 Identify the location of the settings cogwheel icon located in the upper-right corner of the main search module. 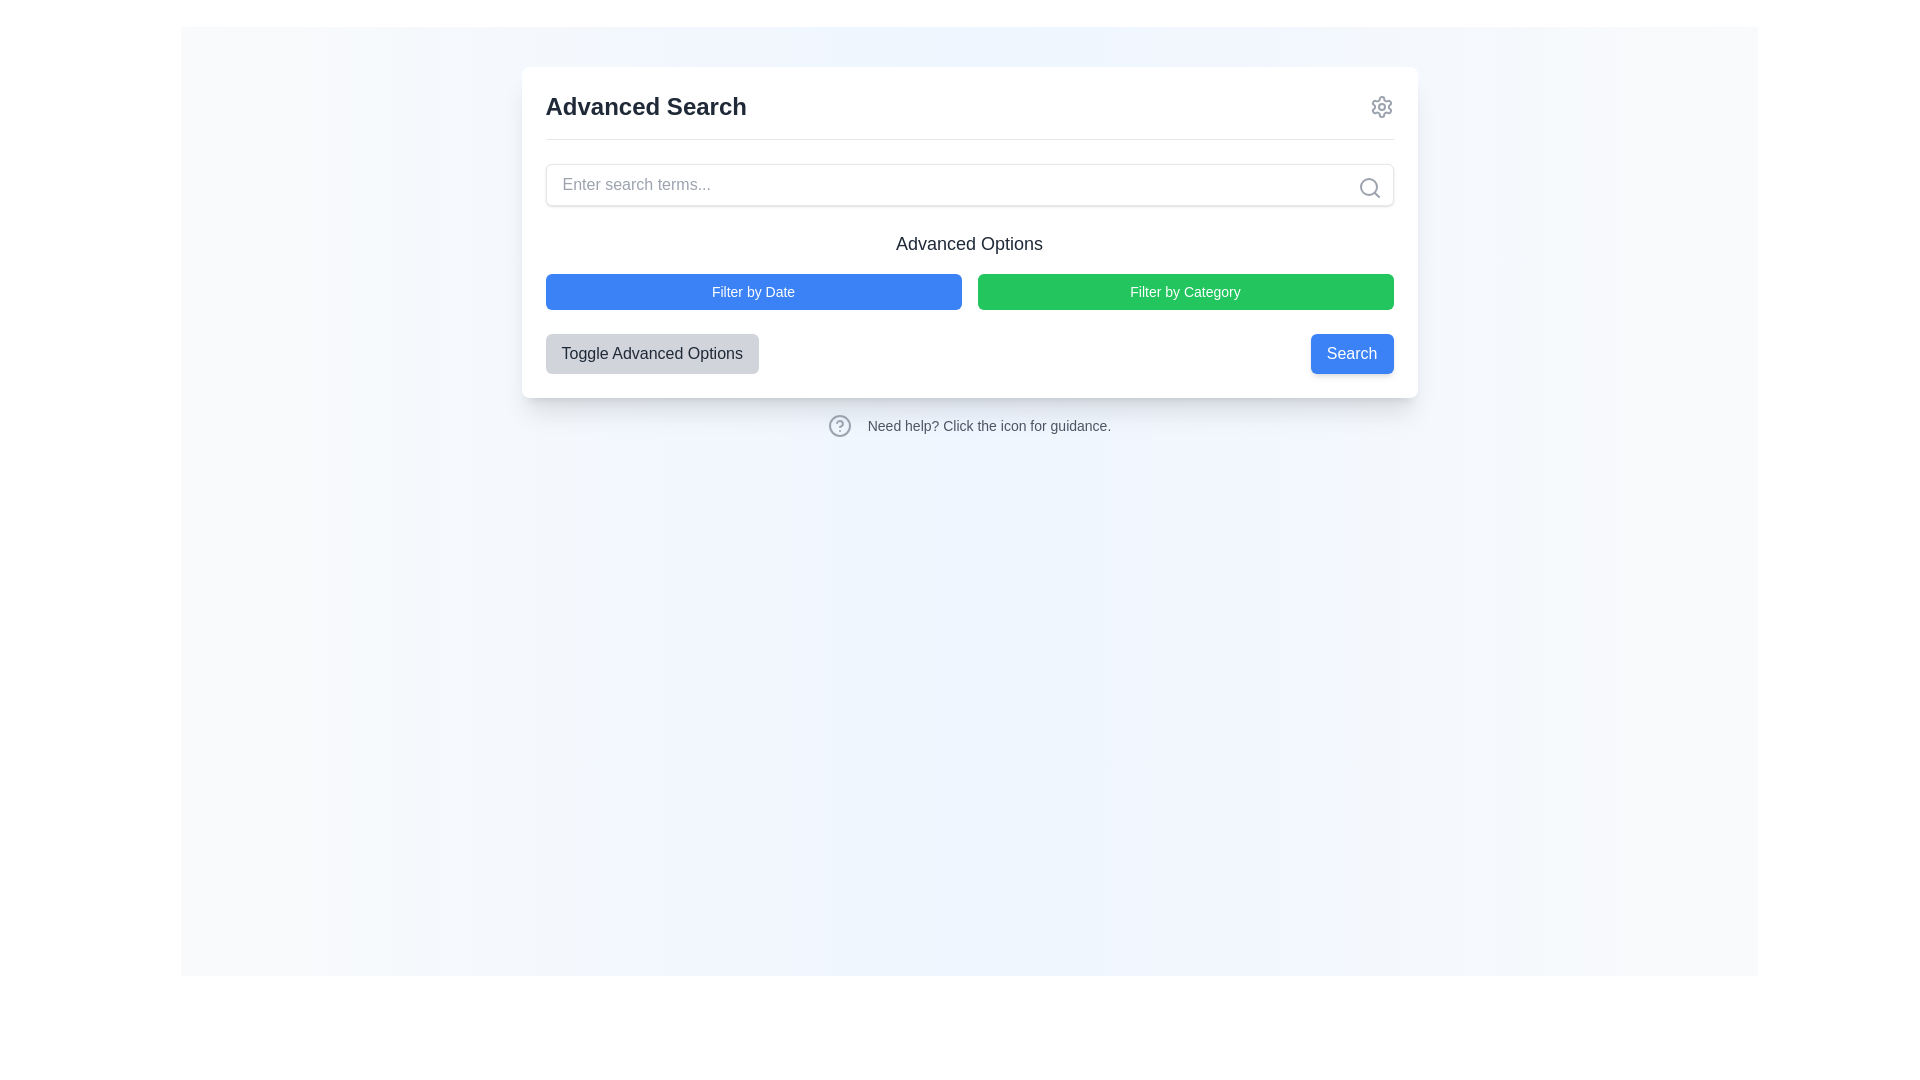
(1380, 107).